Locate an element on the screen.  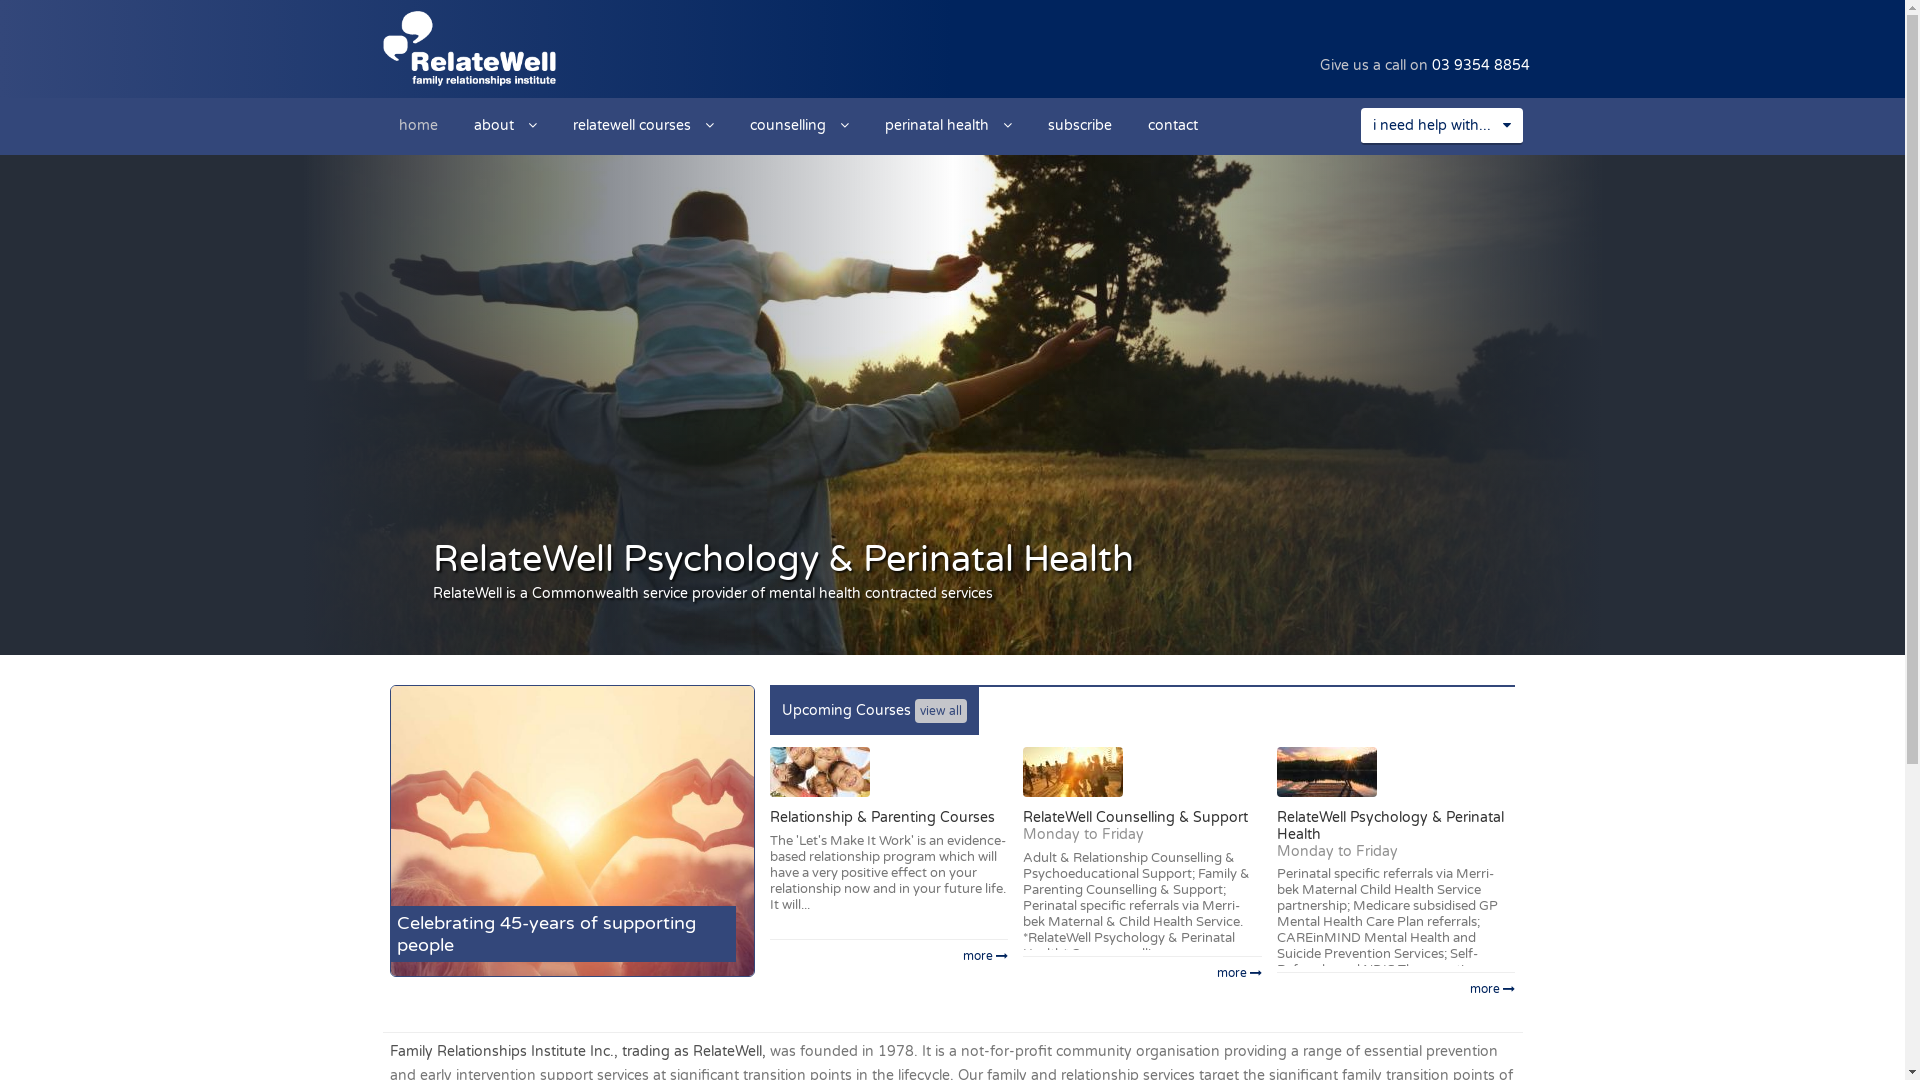
'about' is located at coordinates (505, 124).